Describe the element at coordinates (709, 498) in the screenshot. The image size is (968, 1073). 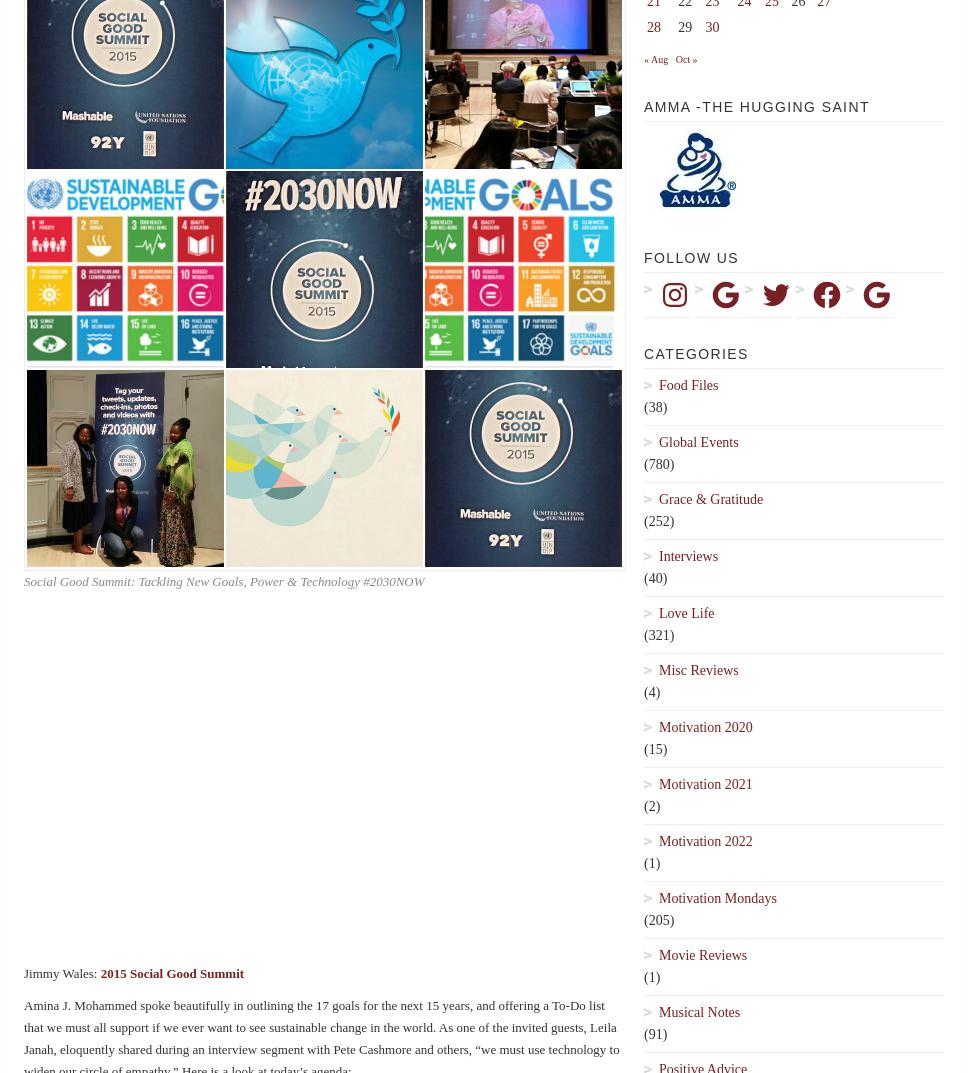
I see `'Grace & Gratitude'` at that location.